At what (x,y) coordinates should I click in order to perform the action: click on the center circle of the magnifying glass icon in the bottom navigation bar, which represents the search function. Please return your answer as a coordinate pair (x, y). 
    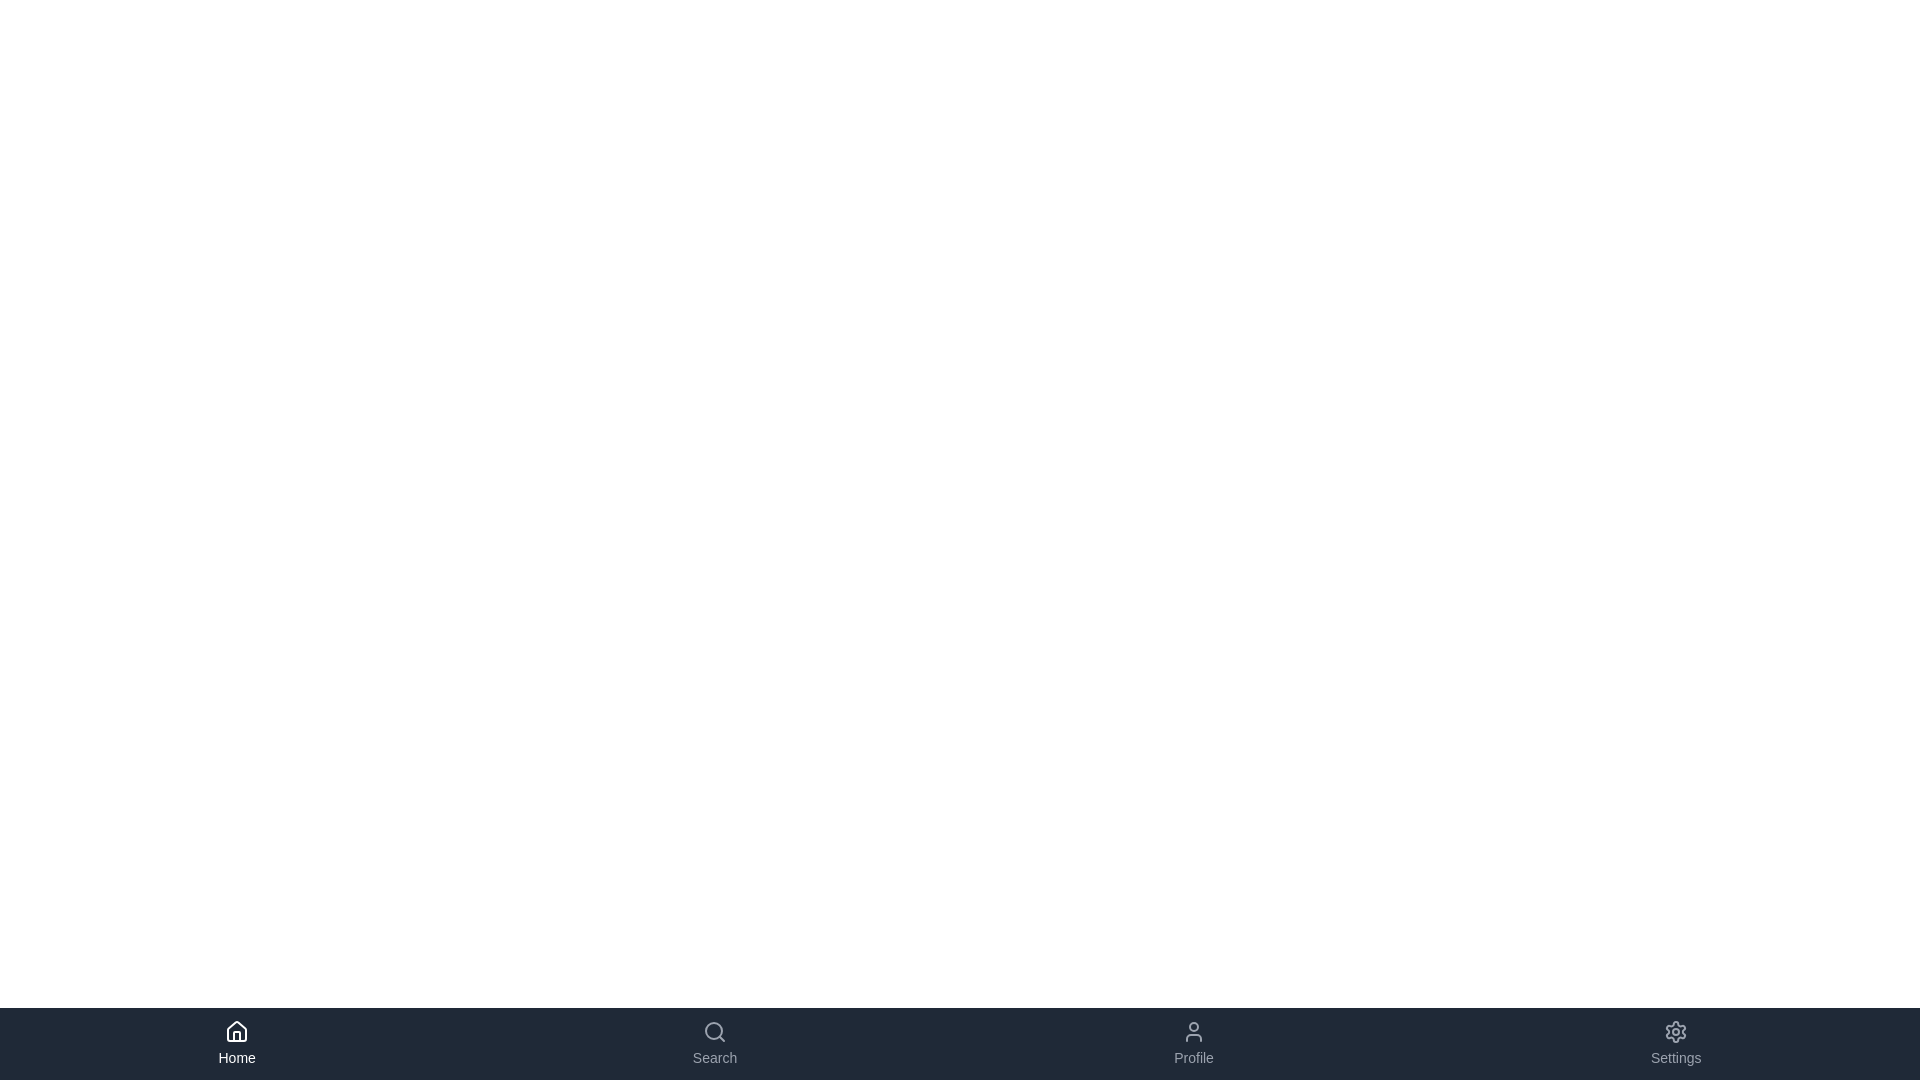
    Looking at the image, I should click on (714, 1030).